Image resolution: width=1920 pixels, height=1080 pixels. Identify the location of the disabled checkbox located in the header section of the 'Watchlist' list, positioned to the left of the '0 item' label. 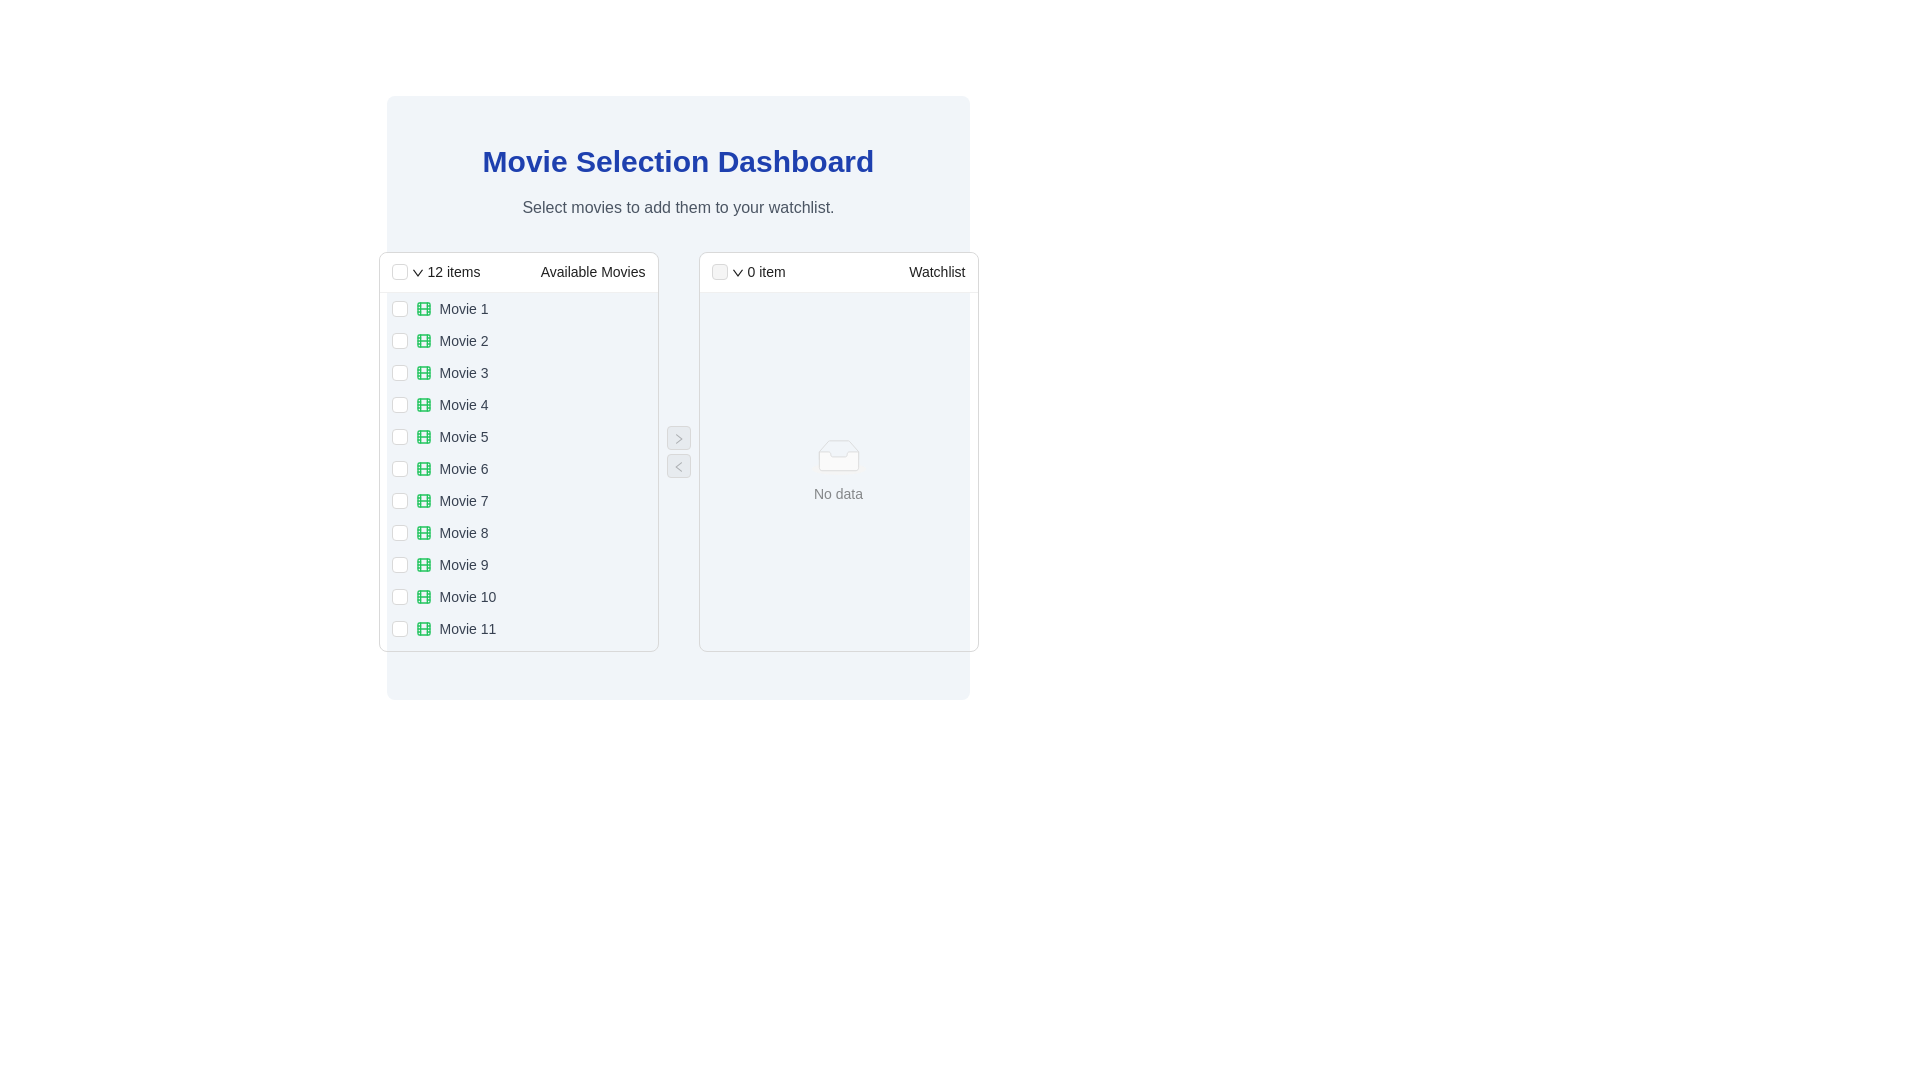
(719, 272).